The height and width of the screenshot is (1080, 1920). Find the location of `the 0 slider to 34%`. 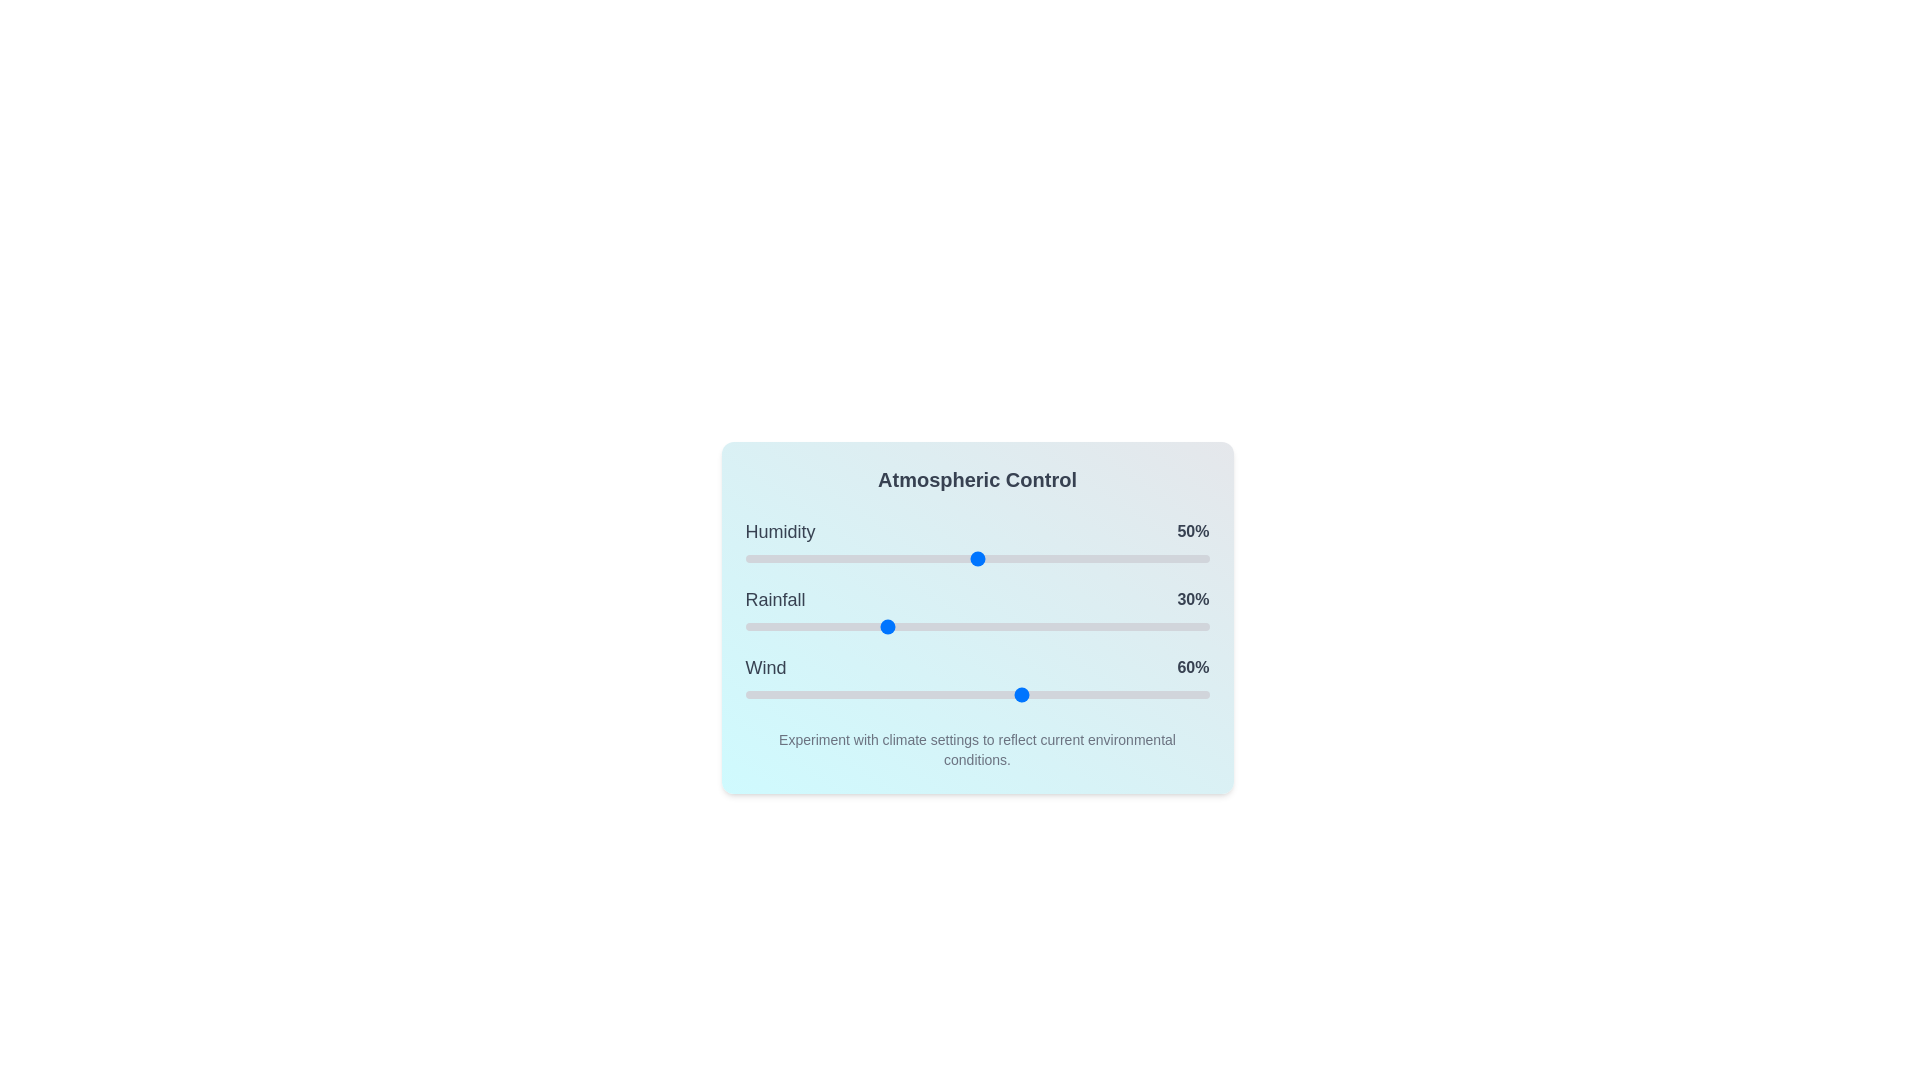

the 0 slider to 34% is located at coordinates (902, 559).